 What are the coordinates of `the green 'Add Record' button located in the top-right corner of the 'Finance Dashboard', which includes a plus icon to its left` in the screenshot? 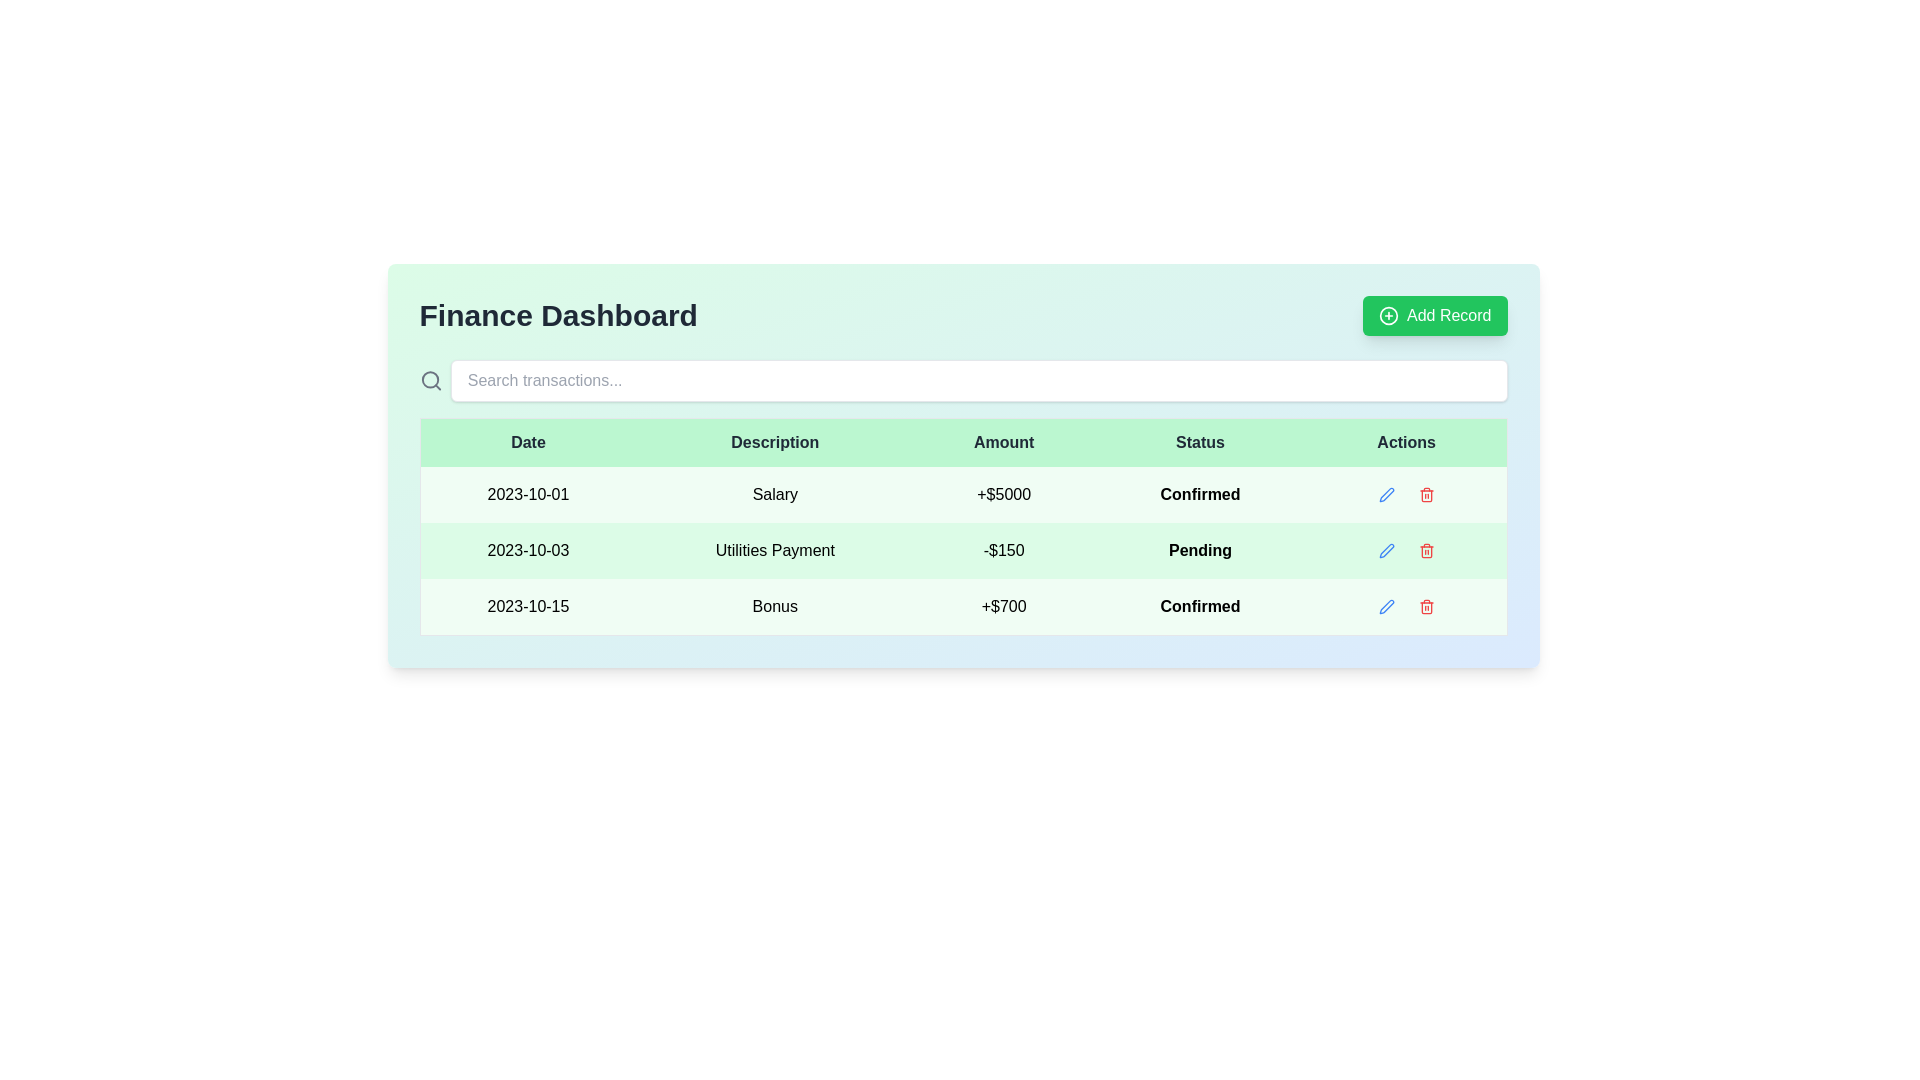 It's located at (1434, 315).